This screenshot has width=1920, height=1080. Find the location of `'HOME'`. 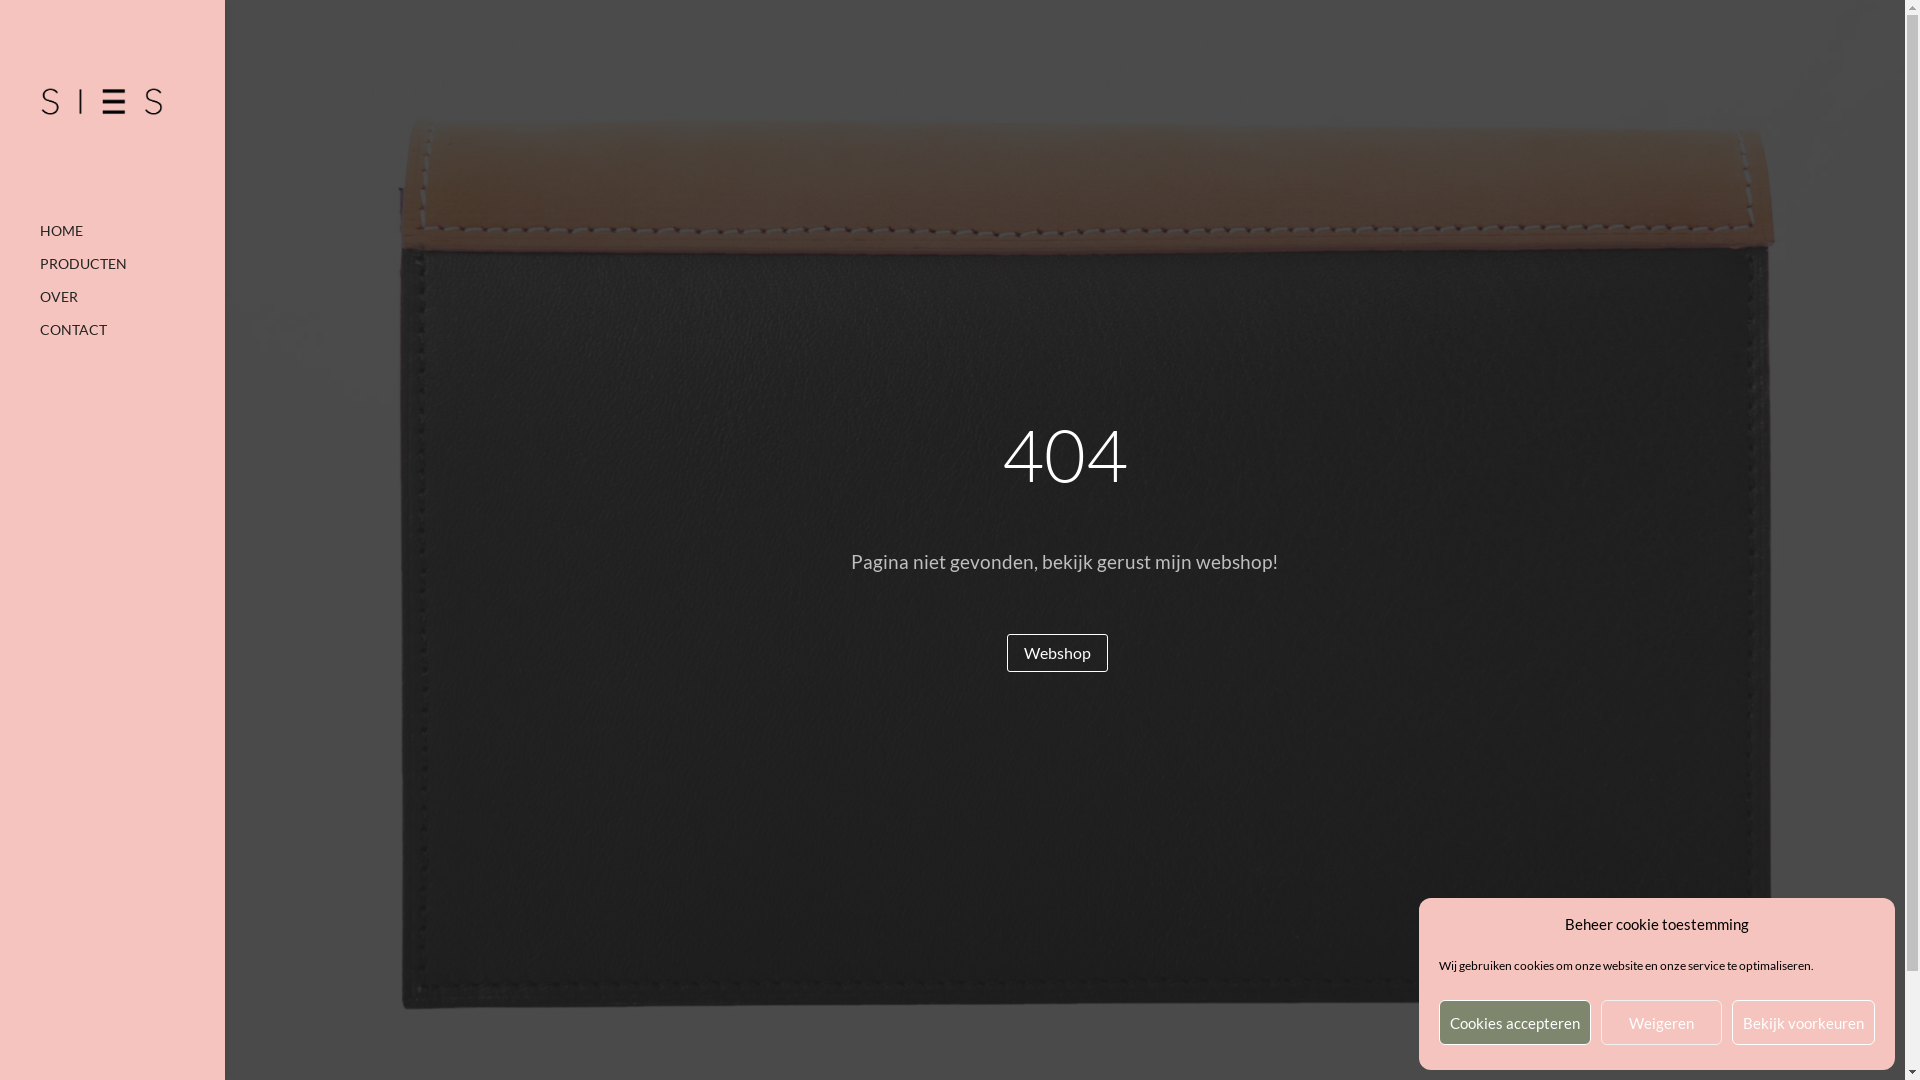

'HOME' is located at coordinates (39, 239).